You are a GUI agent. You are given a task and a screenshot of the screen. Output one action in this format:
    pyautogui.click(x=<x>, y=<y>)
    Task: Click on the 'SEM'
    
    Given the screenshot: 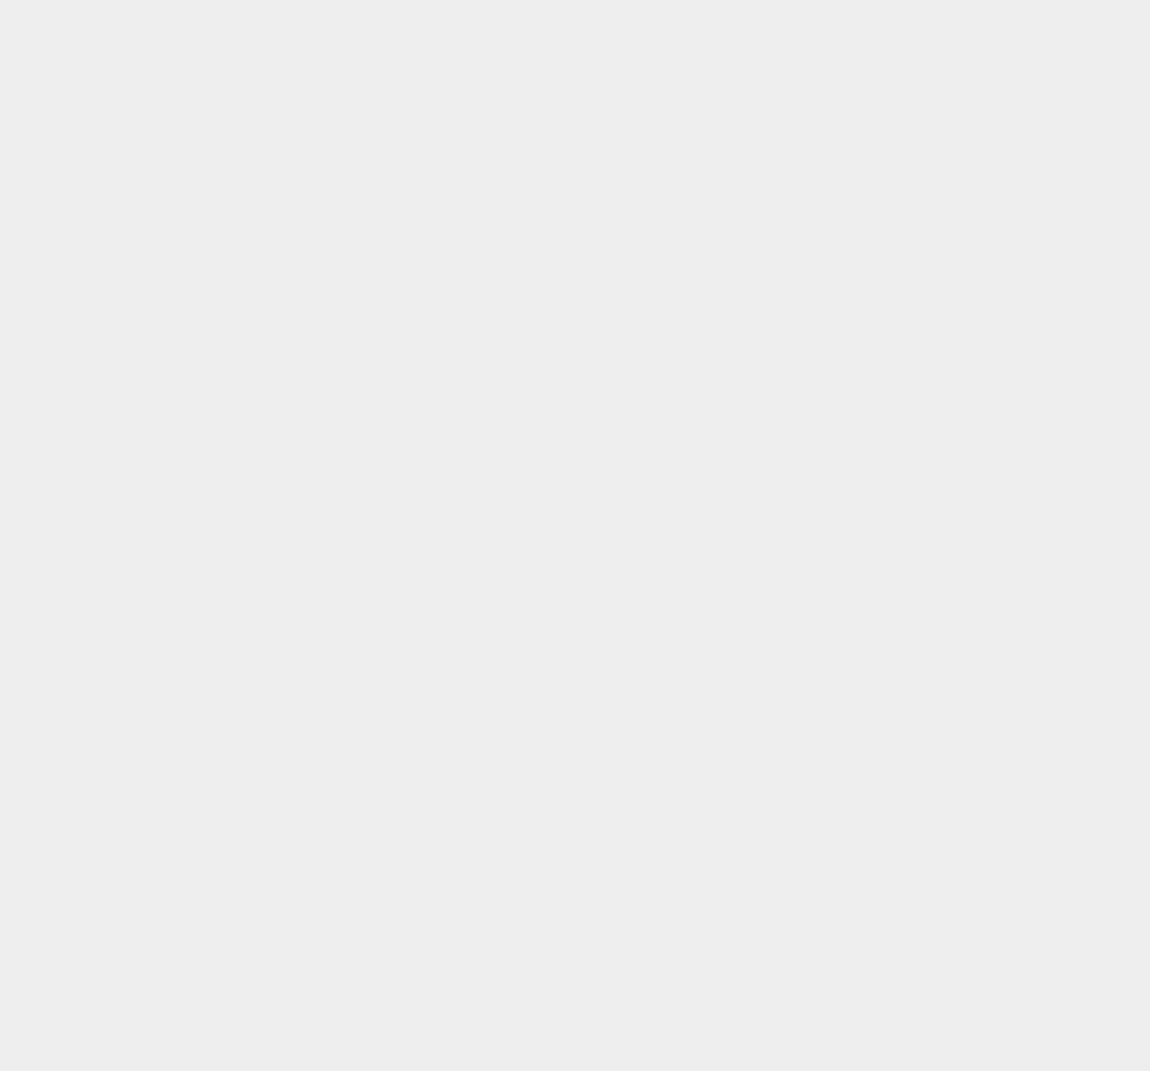 What is the action you would take?
    pyautogui.click(x=36, y=35)
    